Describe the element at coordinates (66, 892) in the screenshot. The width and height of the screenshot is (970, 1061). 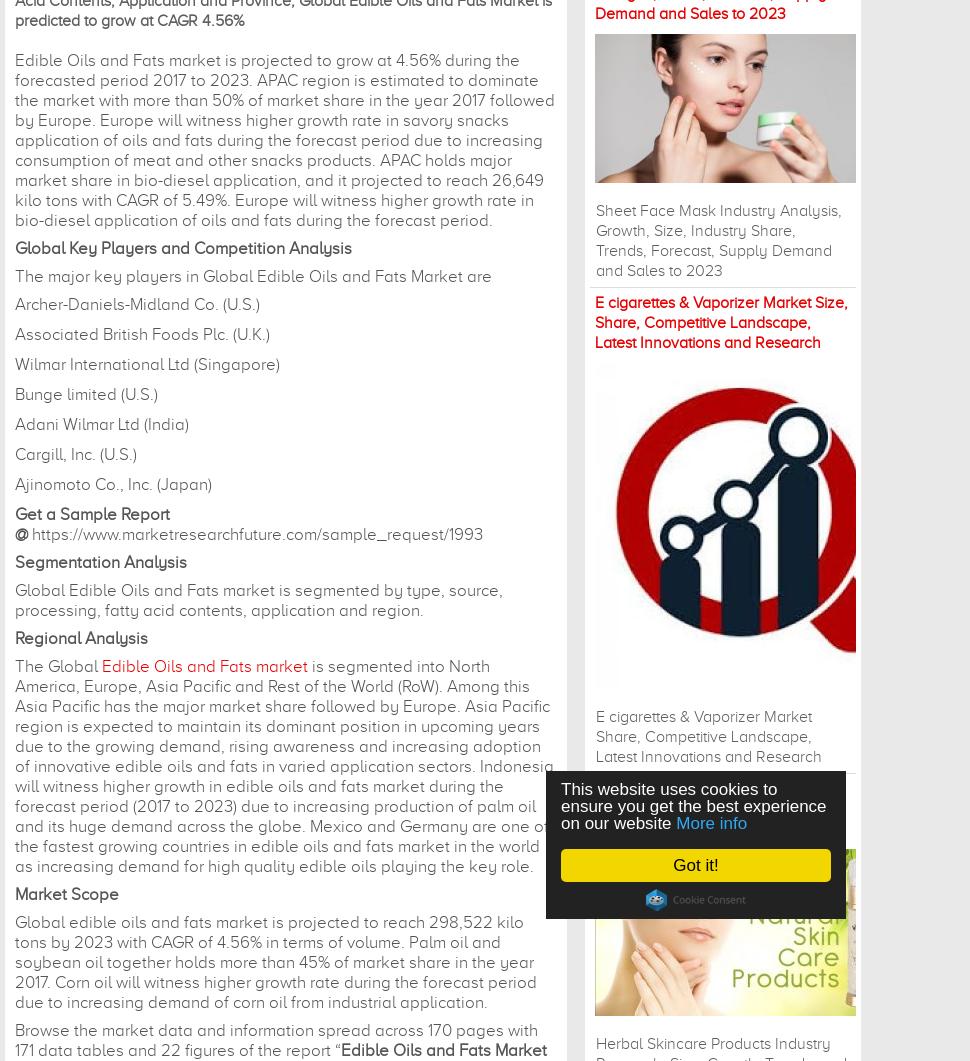
I see `'Market Scope'` at that location.